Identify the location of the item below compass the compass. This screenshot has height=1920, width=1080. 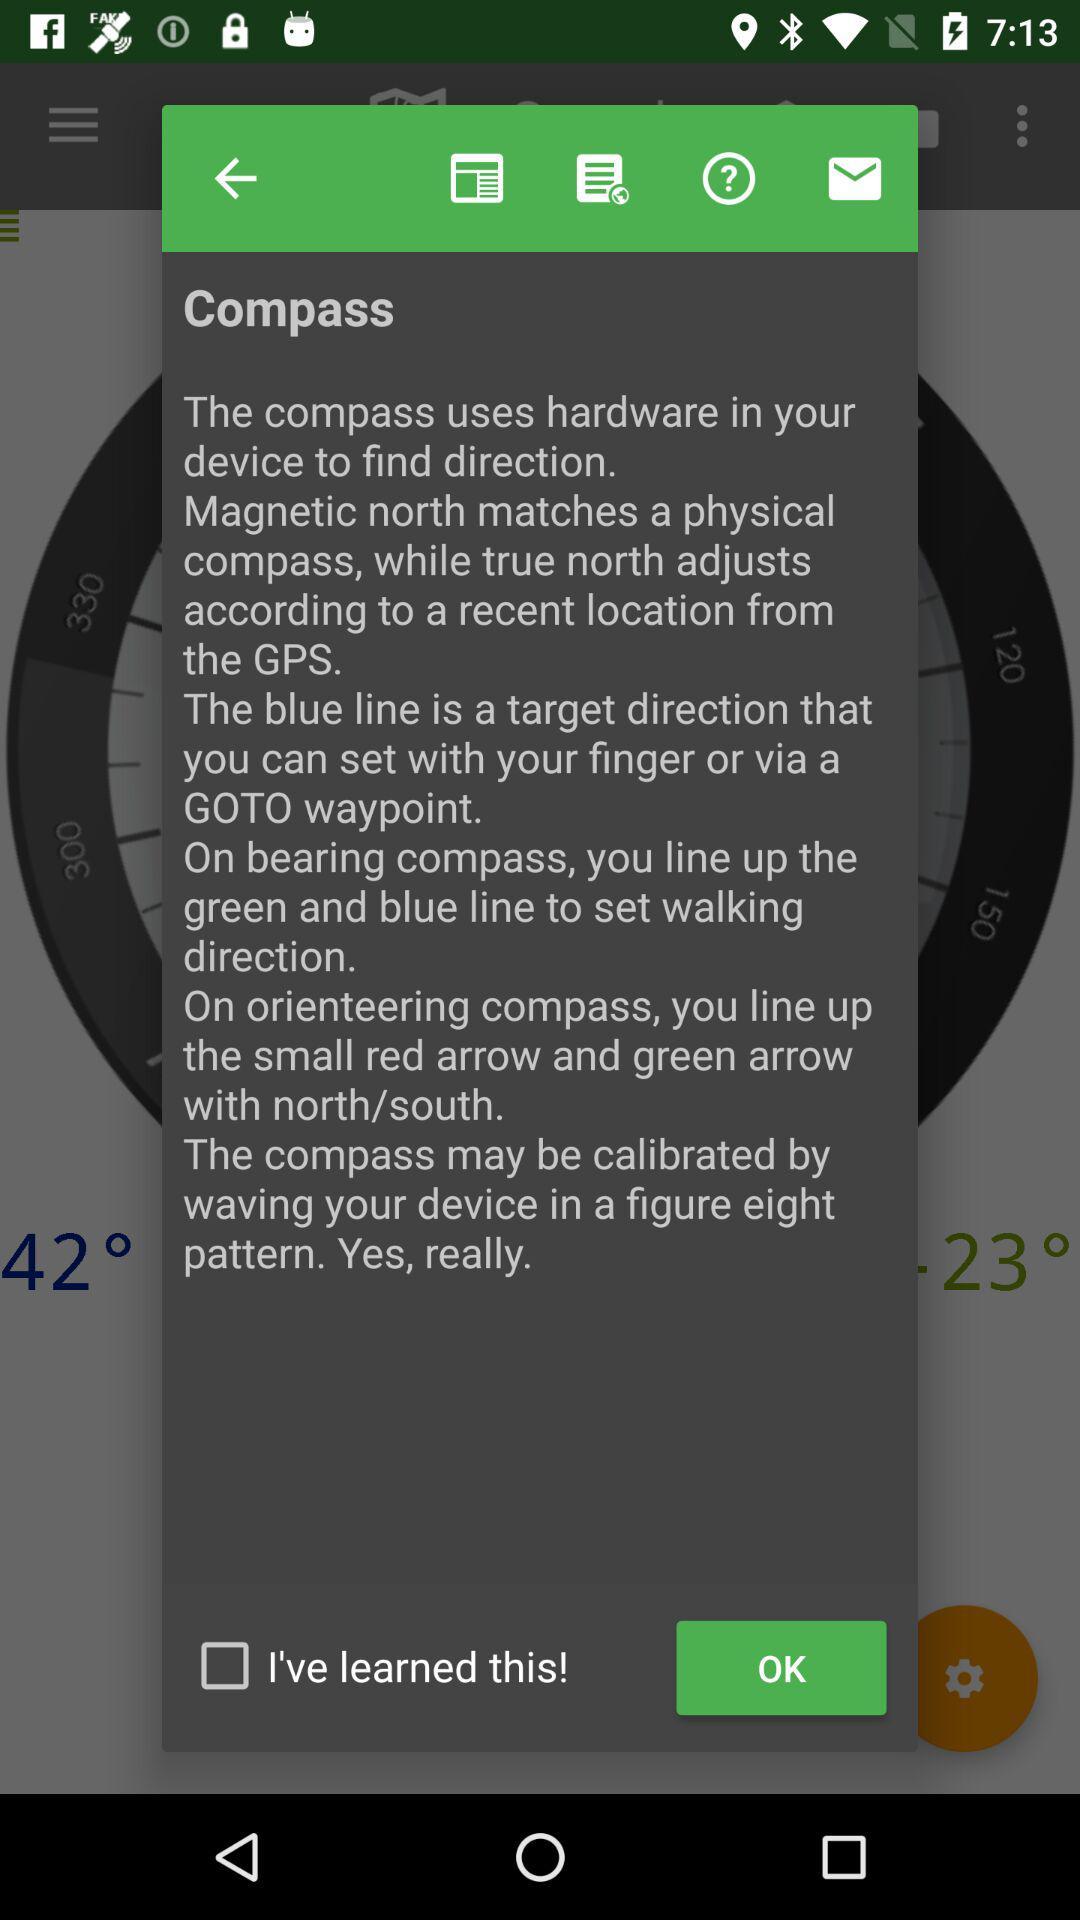
(780, 1668).